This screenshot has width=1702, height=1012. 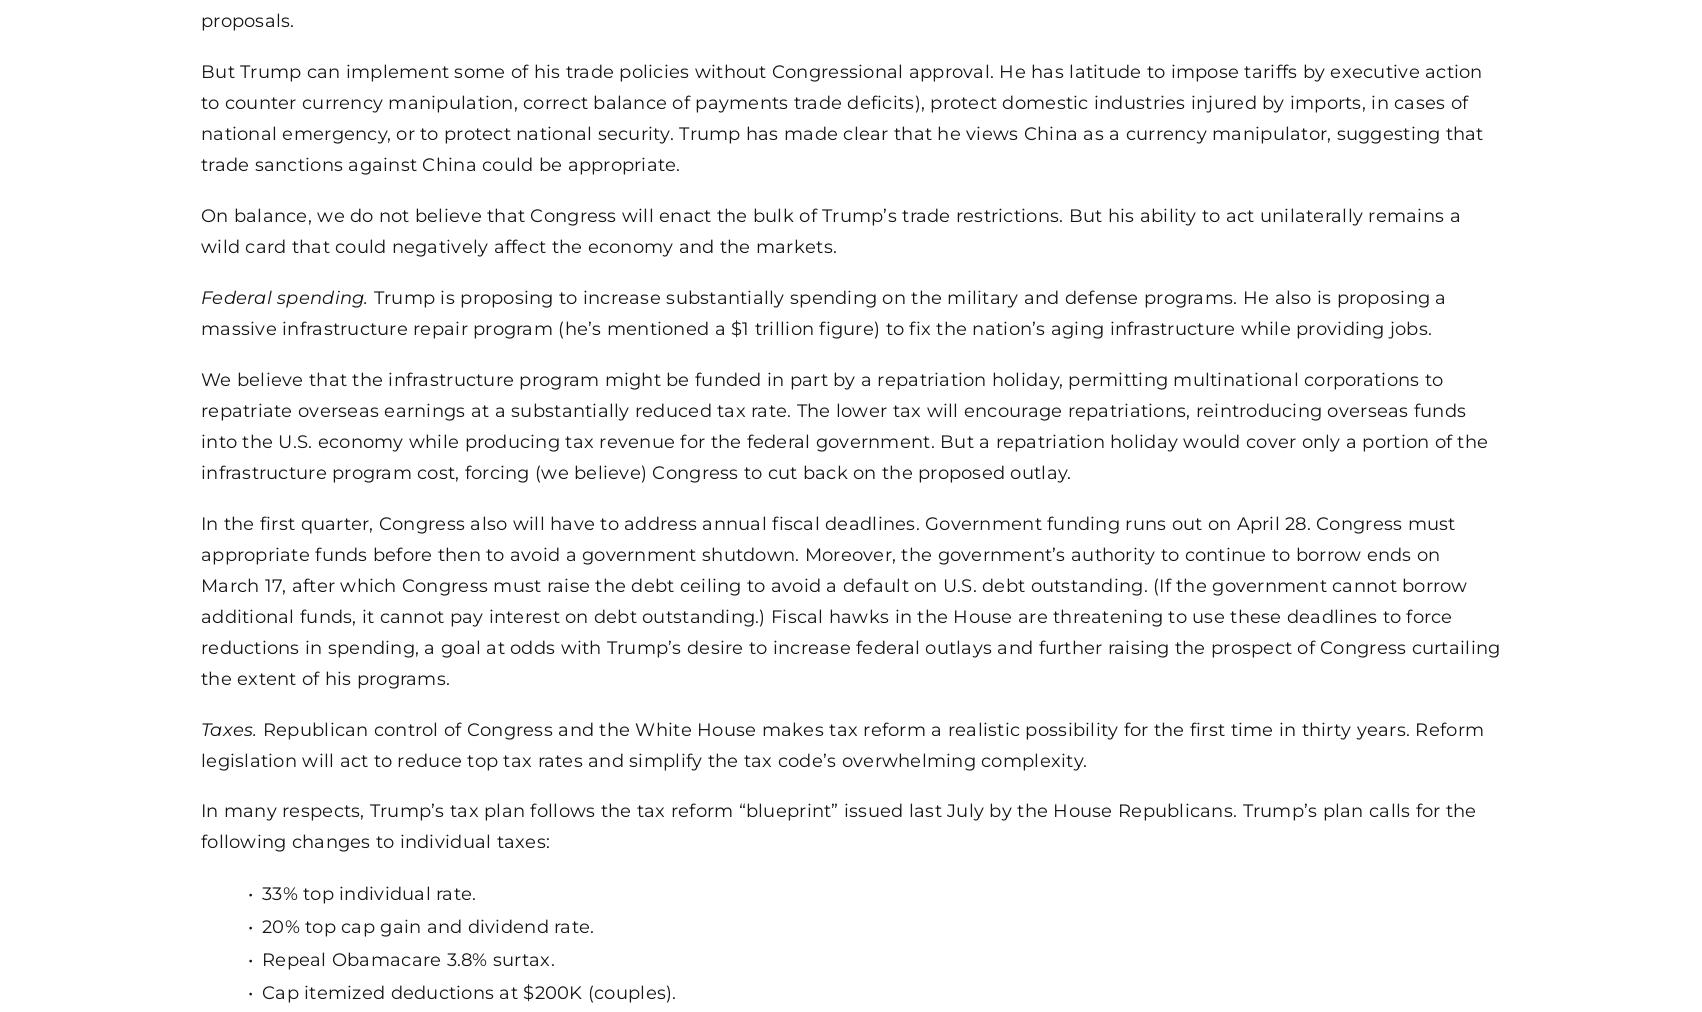 What do you see at coordinates (200, 728) in the screenshot?
I see `'Taxes.'` at bounding box center [200, 728].